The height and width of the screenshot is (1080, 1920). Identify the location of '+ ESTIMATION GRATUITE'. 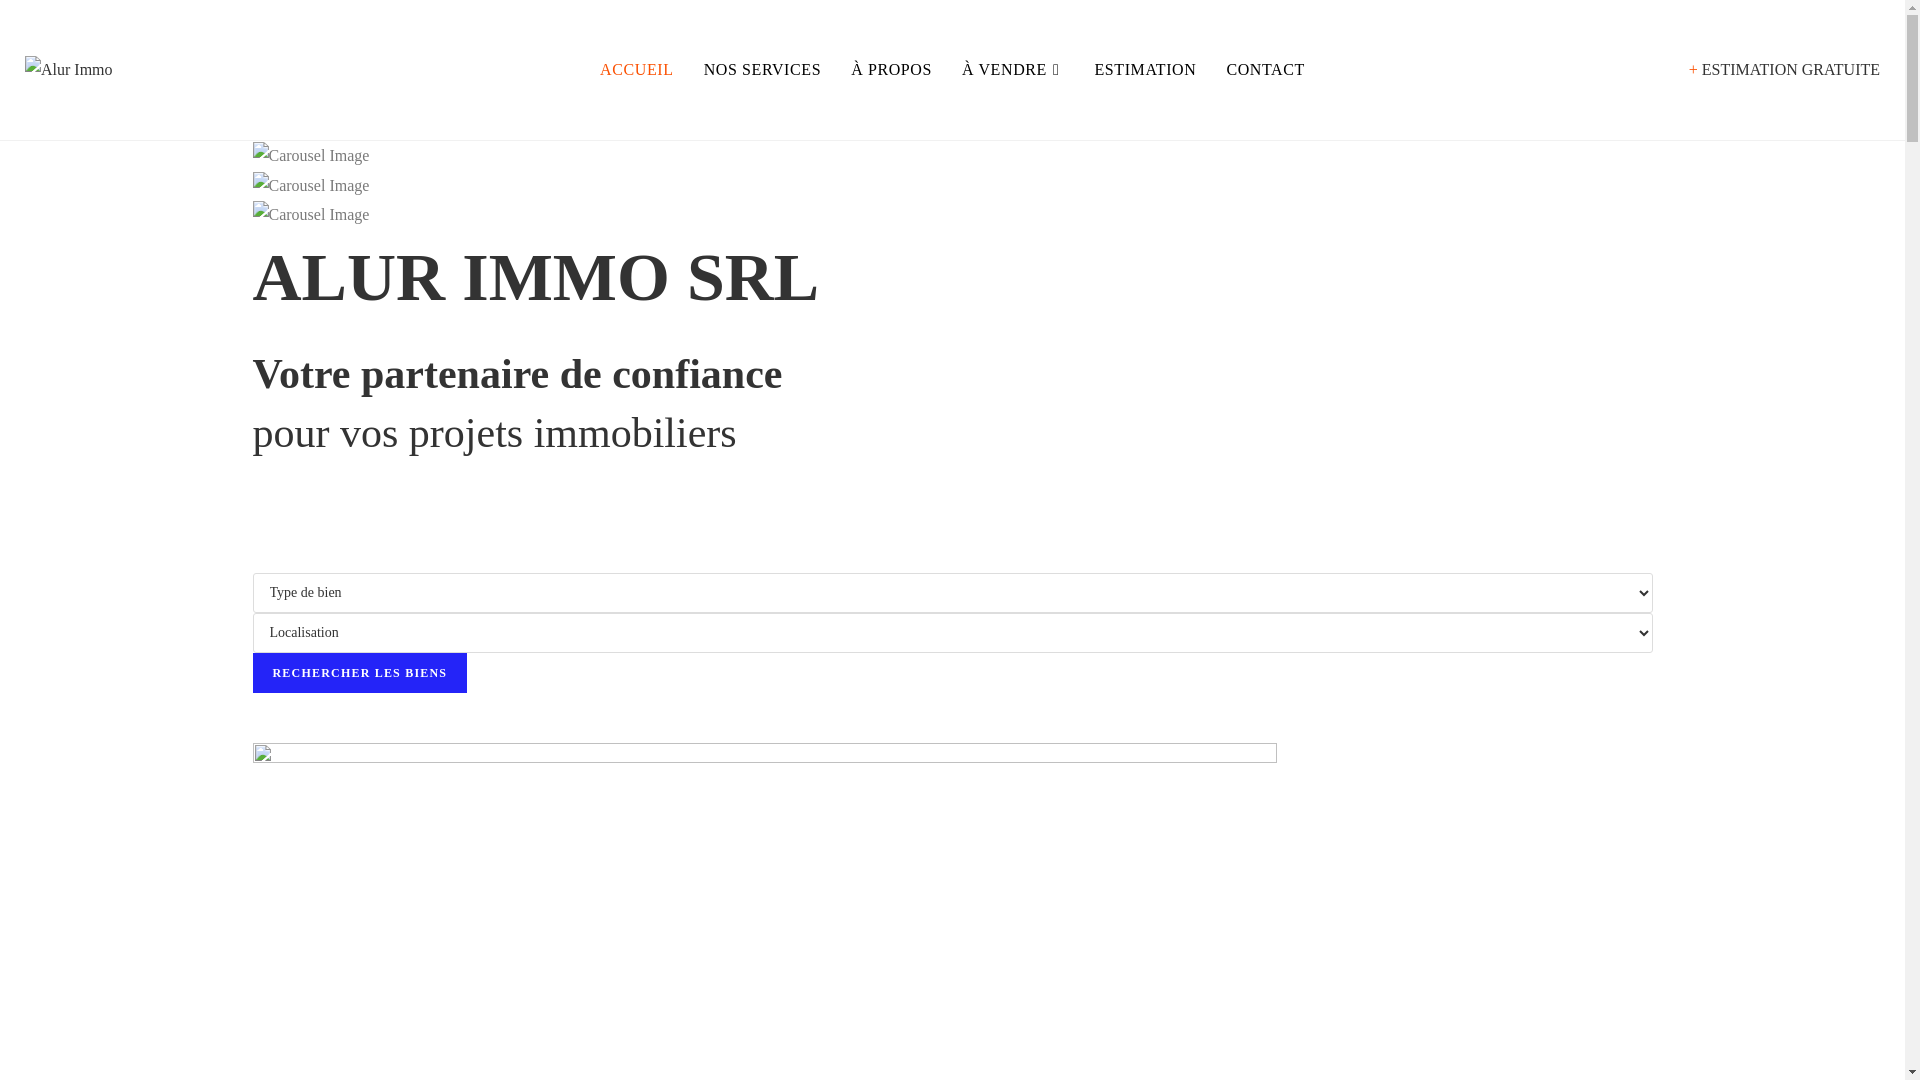
(1784, 68).